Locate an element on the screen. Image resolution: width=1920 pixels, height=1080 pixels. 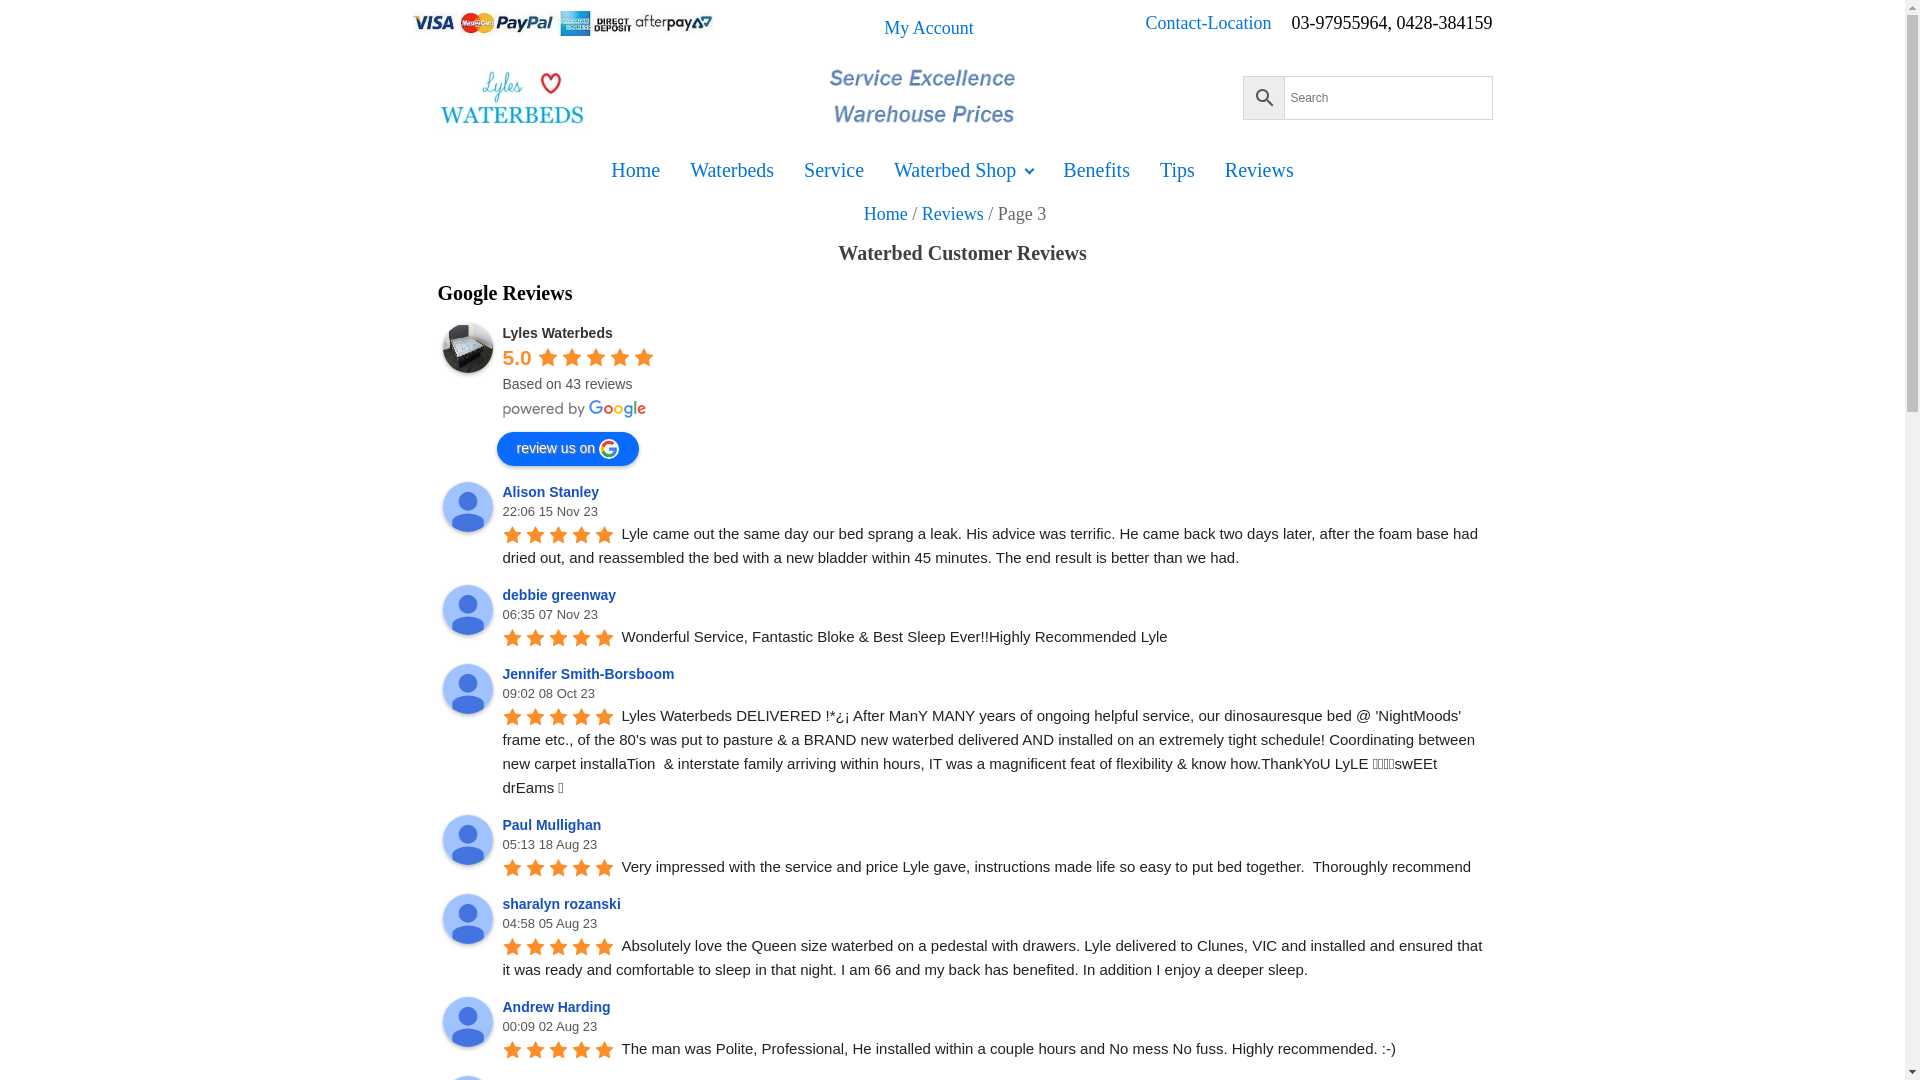
'powered by Google' is located at coordinates (502, 407).